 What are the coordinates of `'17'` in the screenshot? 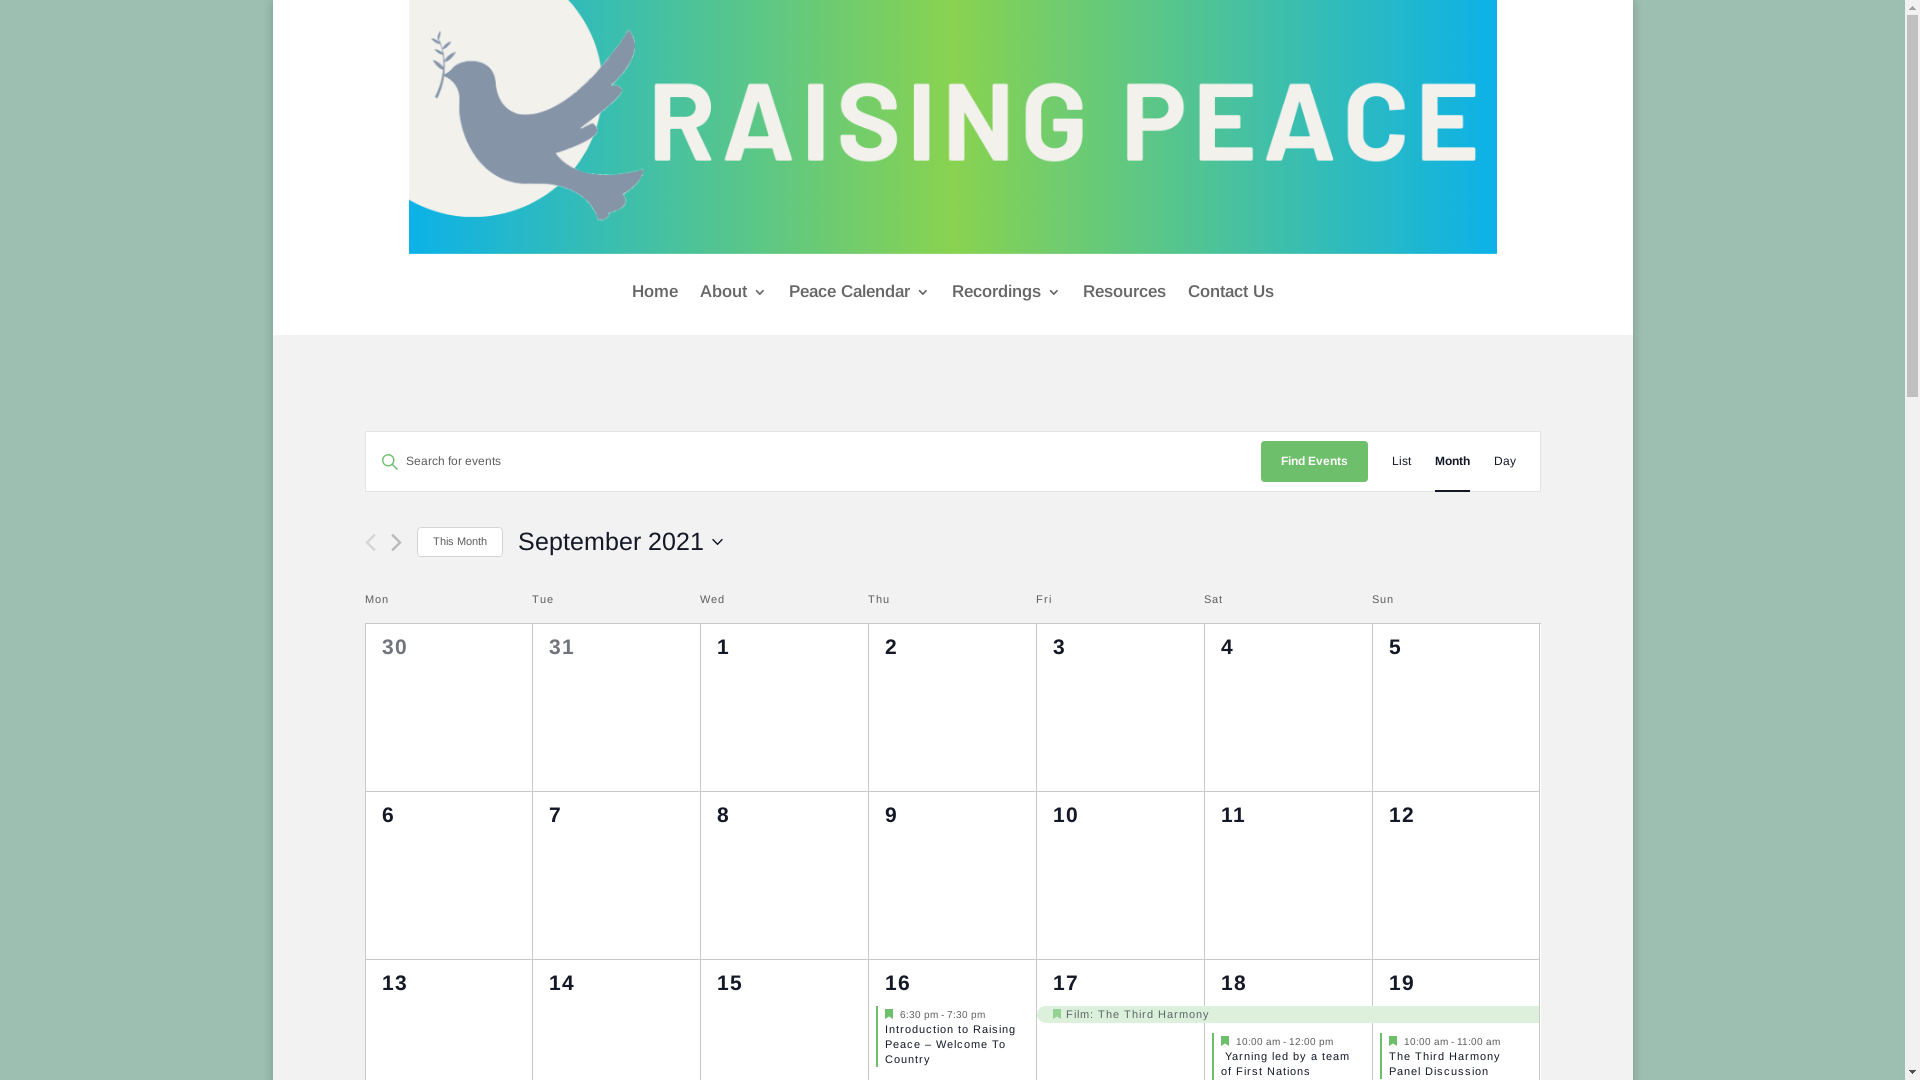 It's located at (1064, 981).